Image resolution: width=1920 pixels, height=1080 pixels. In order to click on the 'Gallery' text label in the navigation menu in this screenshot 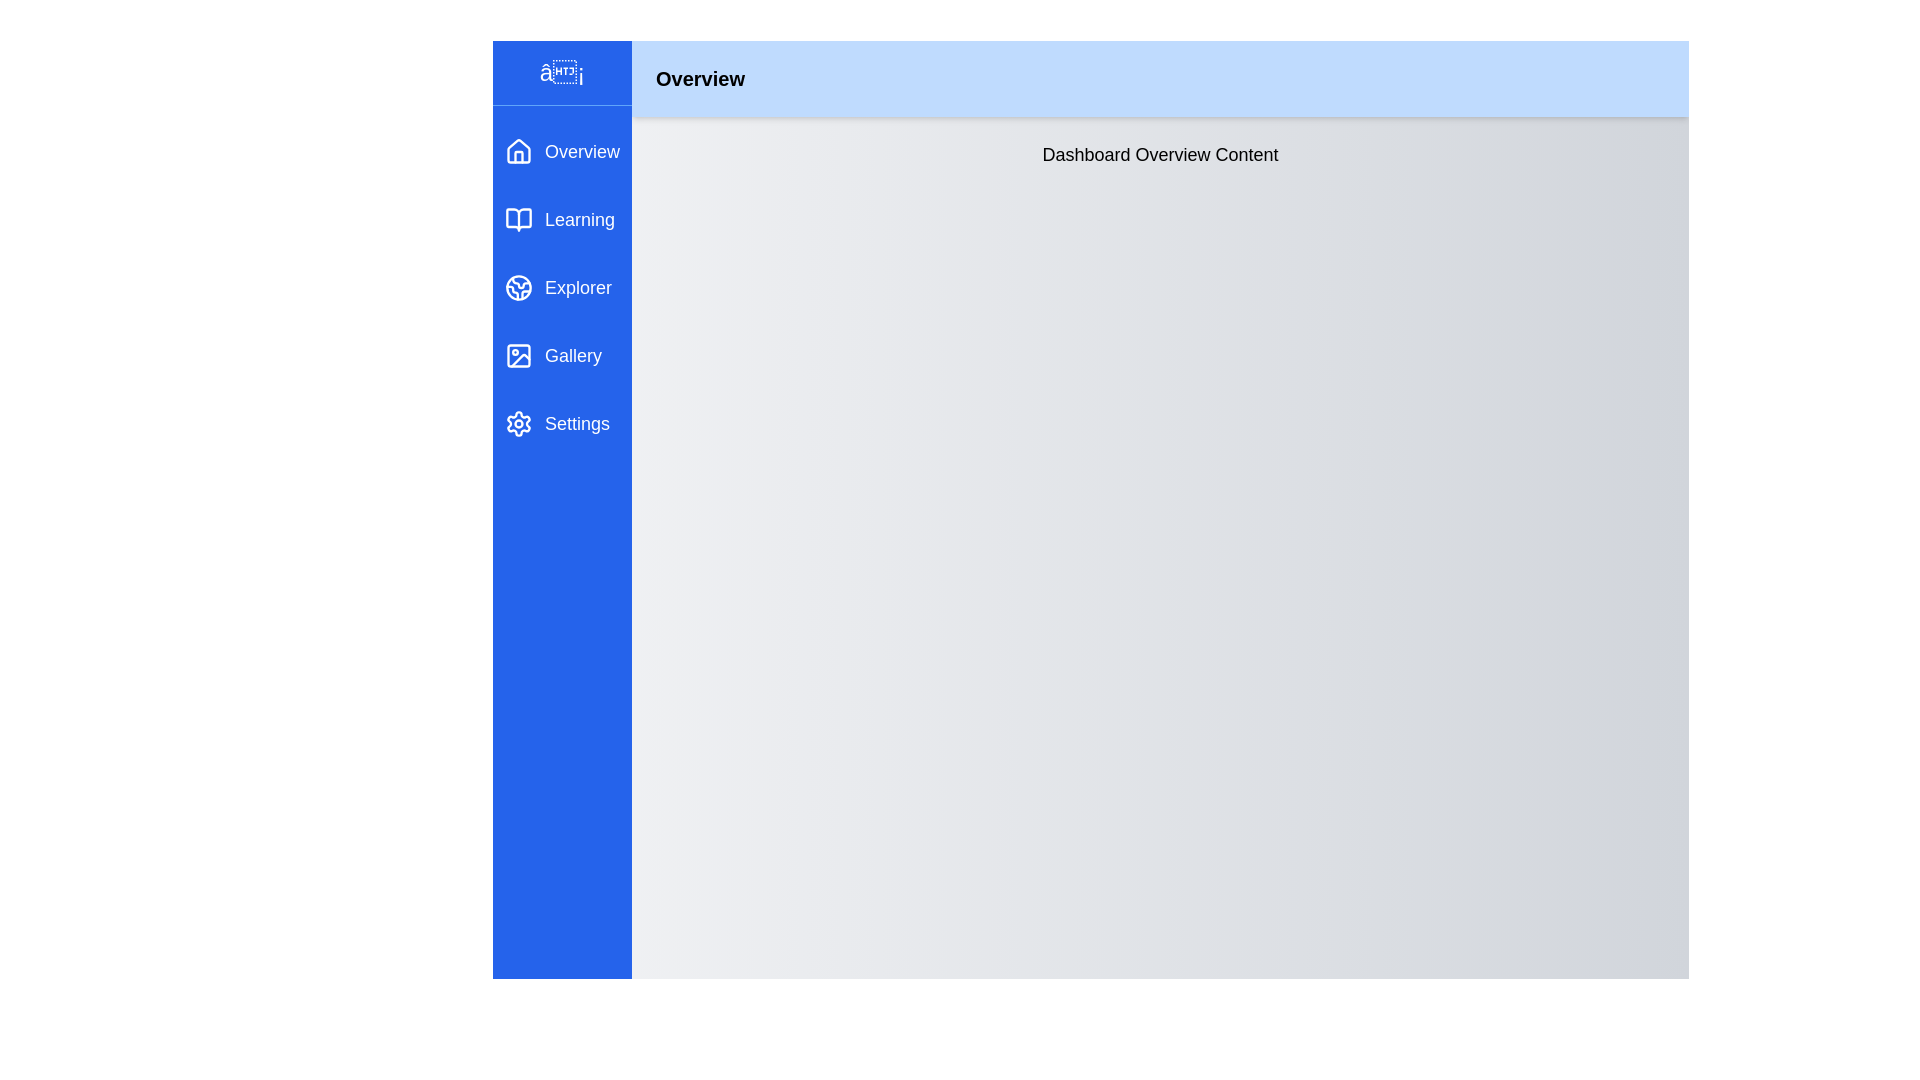, I will do `click(572, 354)`.